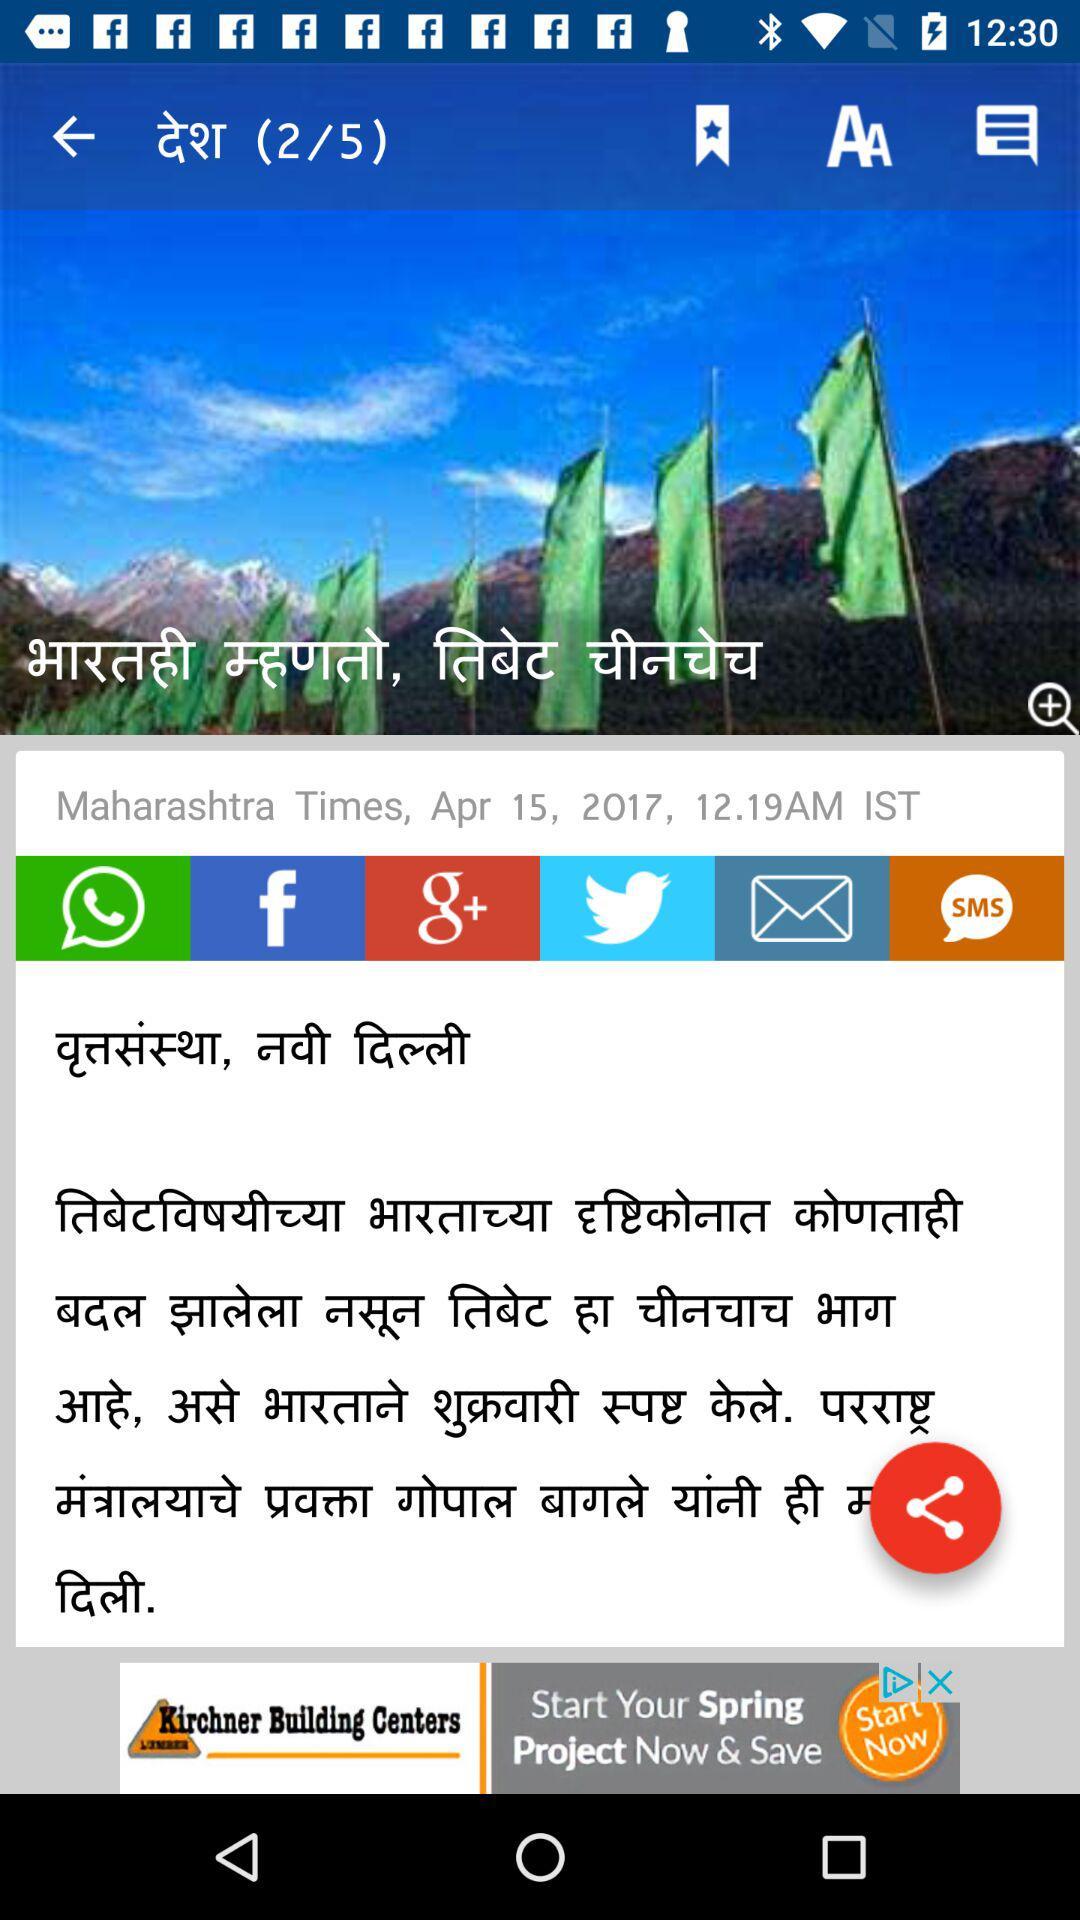 The height and width of the screenshot is (1920, 1080). I want to click on go back, so click(72, 135).